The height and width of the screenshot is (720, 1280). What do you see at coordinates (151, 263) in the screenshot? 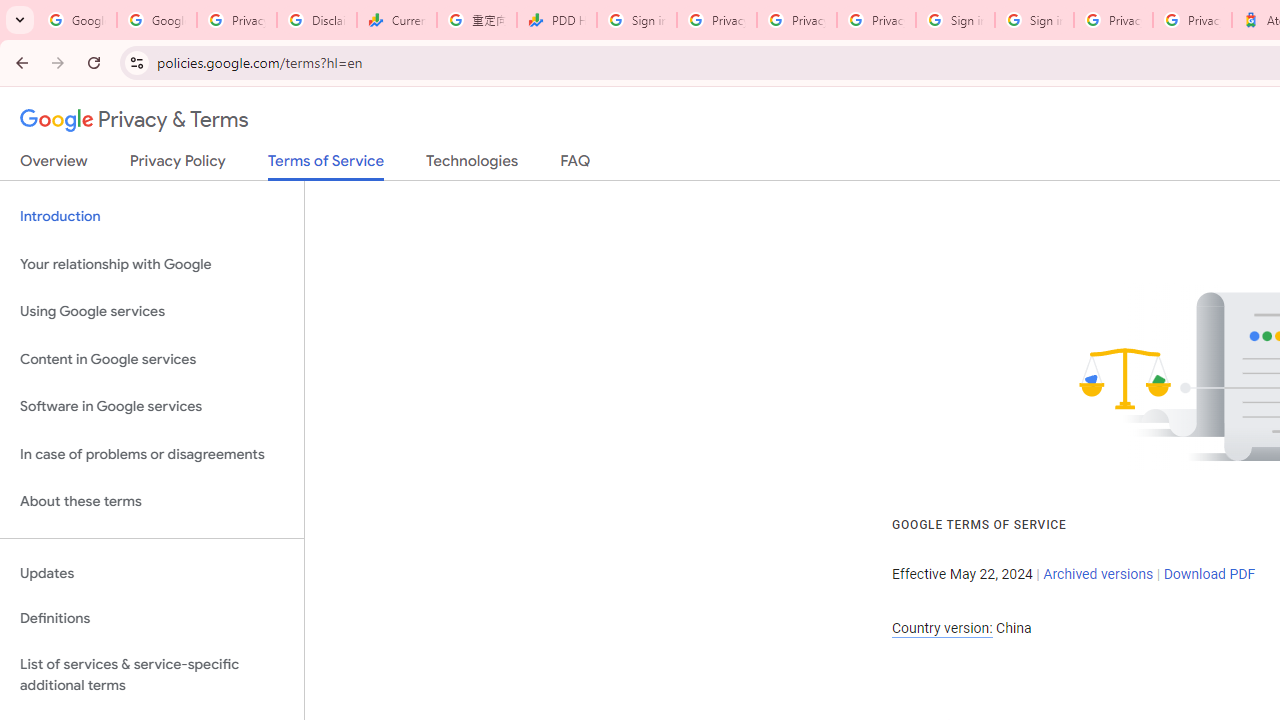
I see `'Your relationship with Google'` at bounding box center [151, 263].